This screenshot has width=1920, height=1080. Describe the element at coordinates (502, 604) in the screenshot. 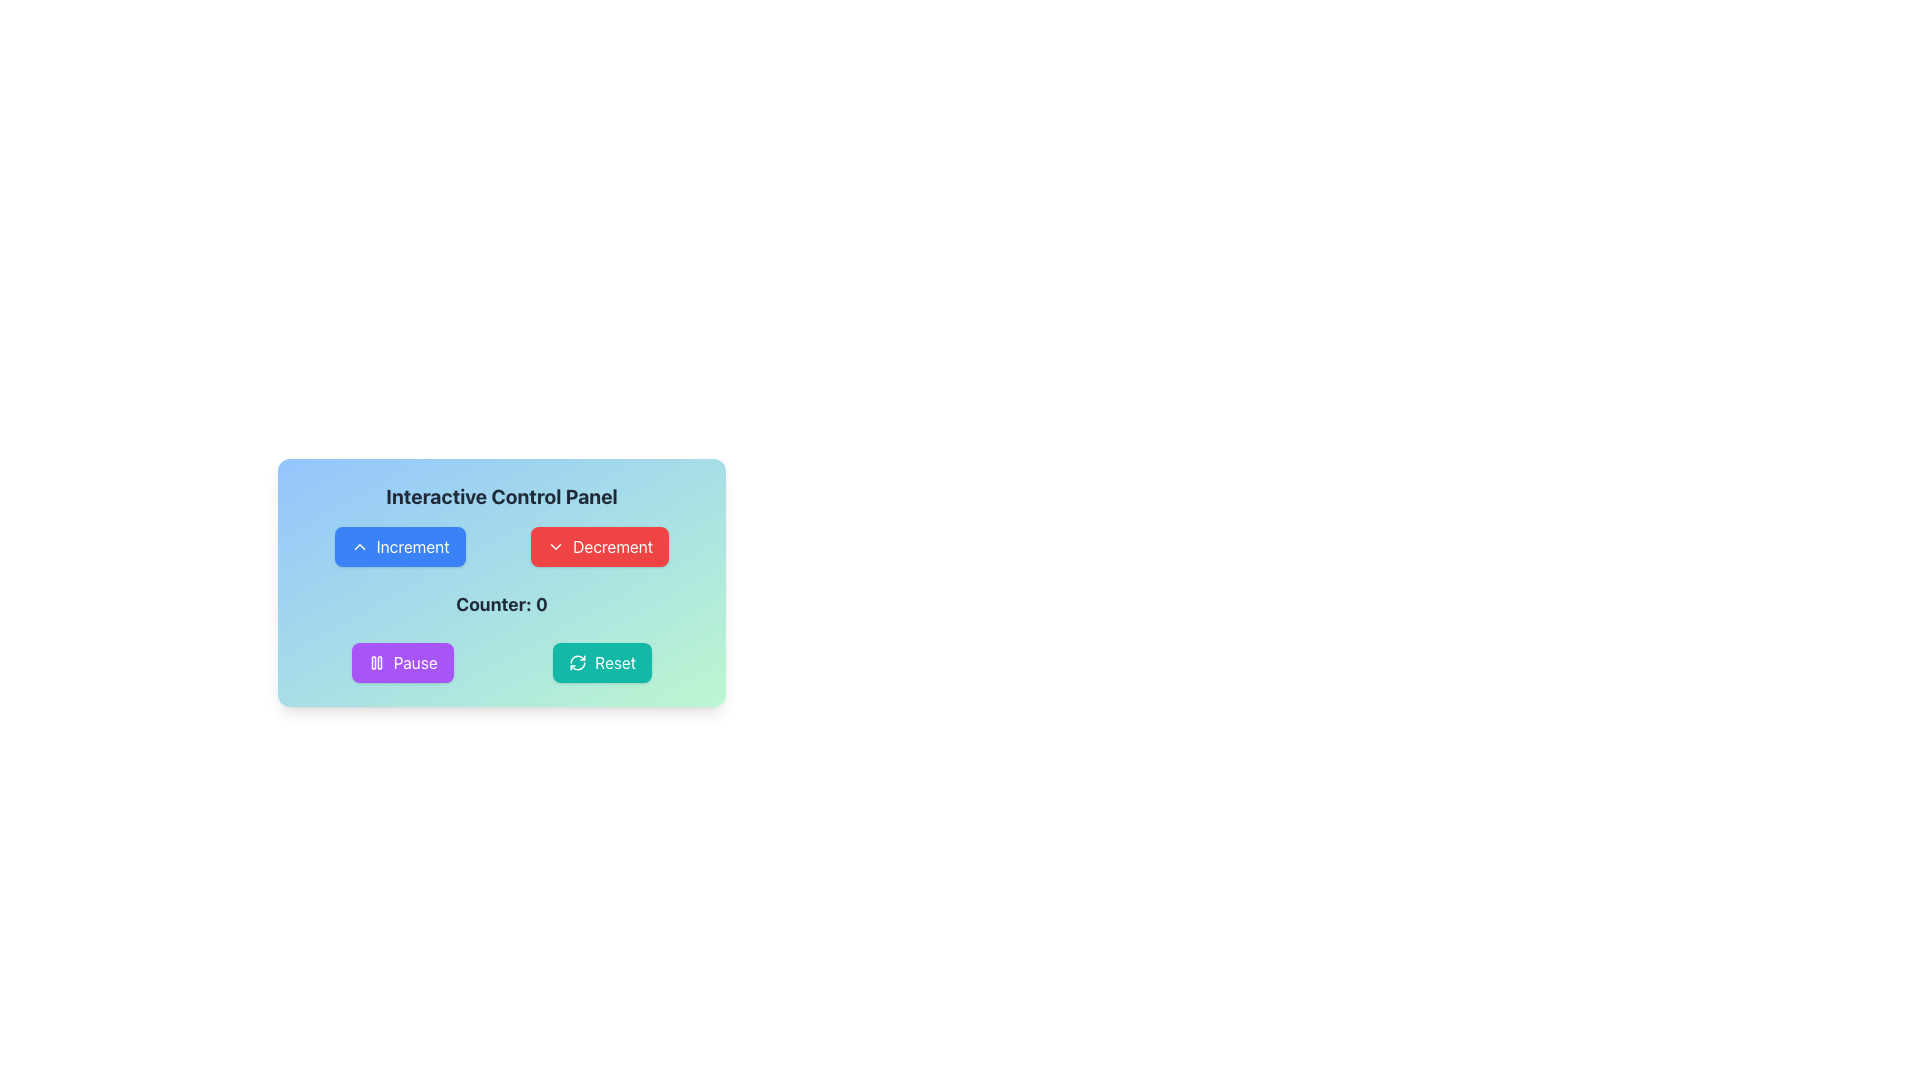

I see `the Static Text Label that displays the current counter value, located centrally below the Increment and Decrement buttons and above the Pause and Reset buttons` at that location.